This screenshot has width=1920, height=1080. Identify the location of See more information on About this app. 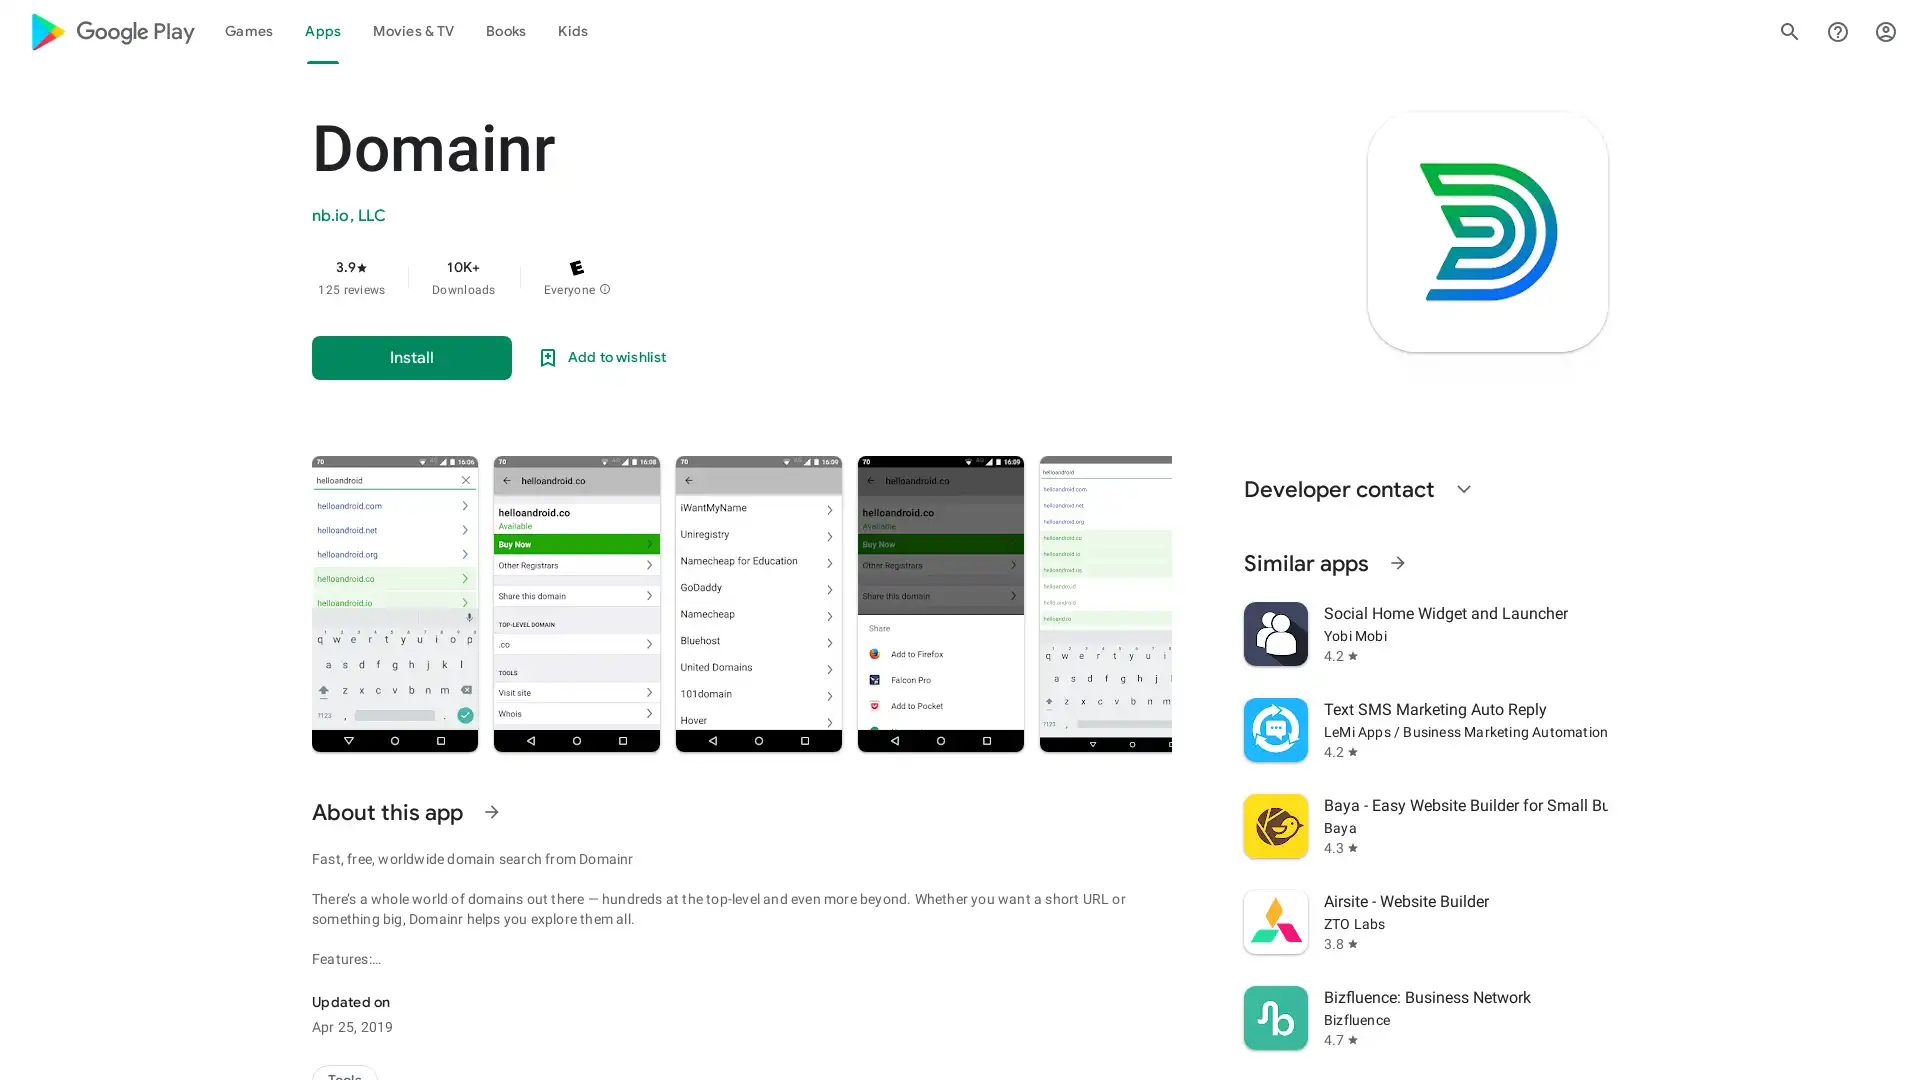
(491, 812).